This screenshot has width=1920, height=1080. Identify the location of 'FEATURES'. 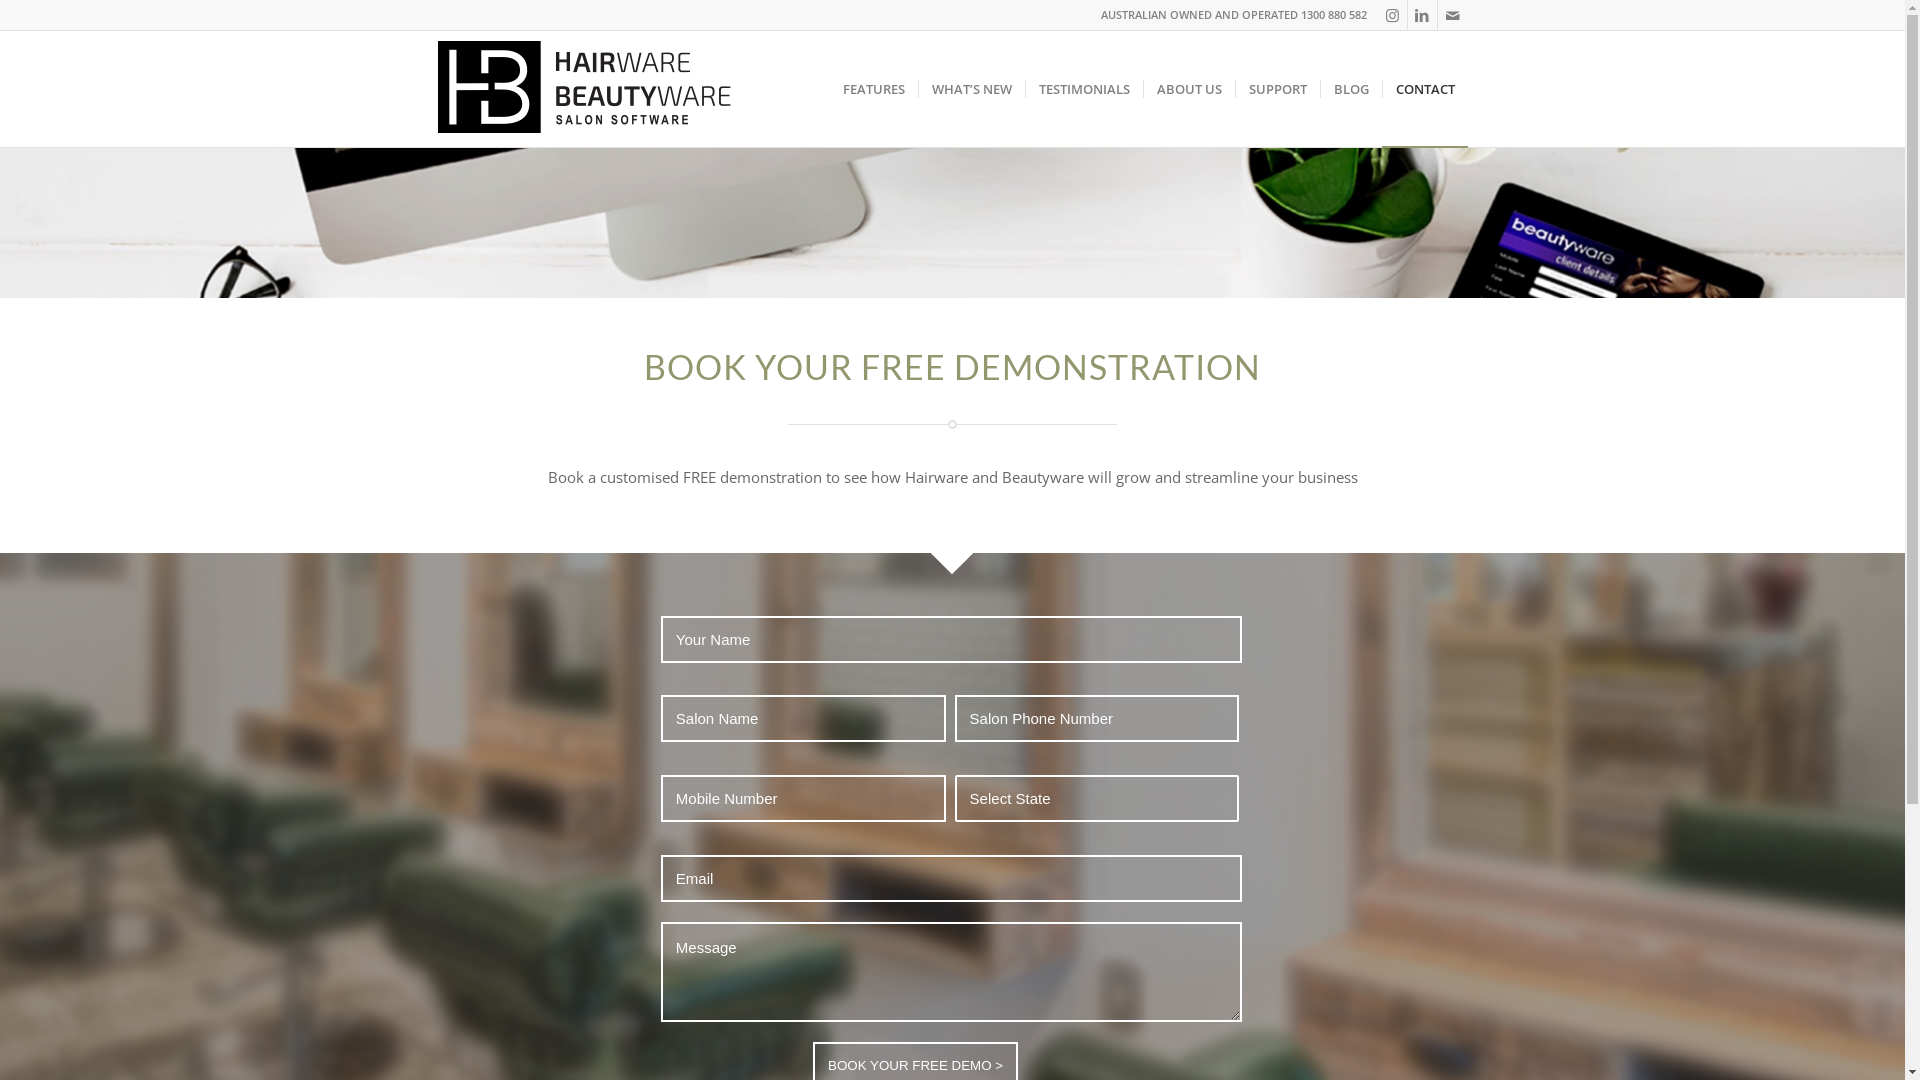
(830, 87).